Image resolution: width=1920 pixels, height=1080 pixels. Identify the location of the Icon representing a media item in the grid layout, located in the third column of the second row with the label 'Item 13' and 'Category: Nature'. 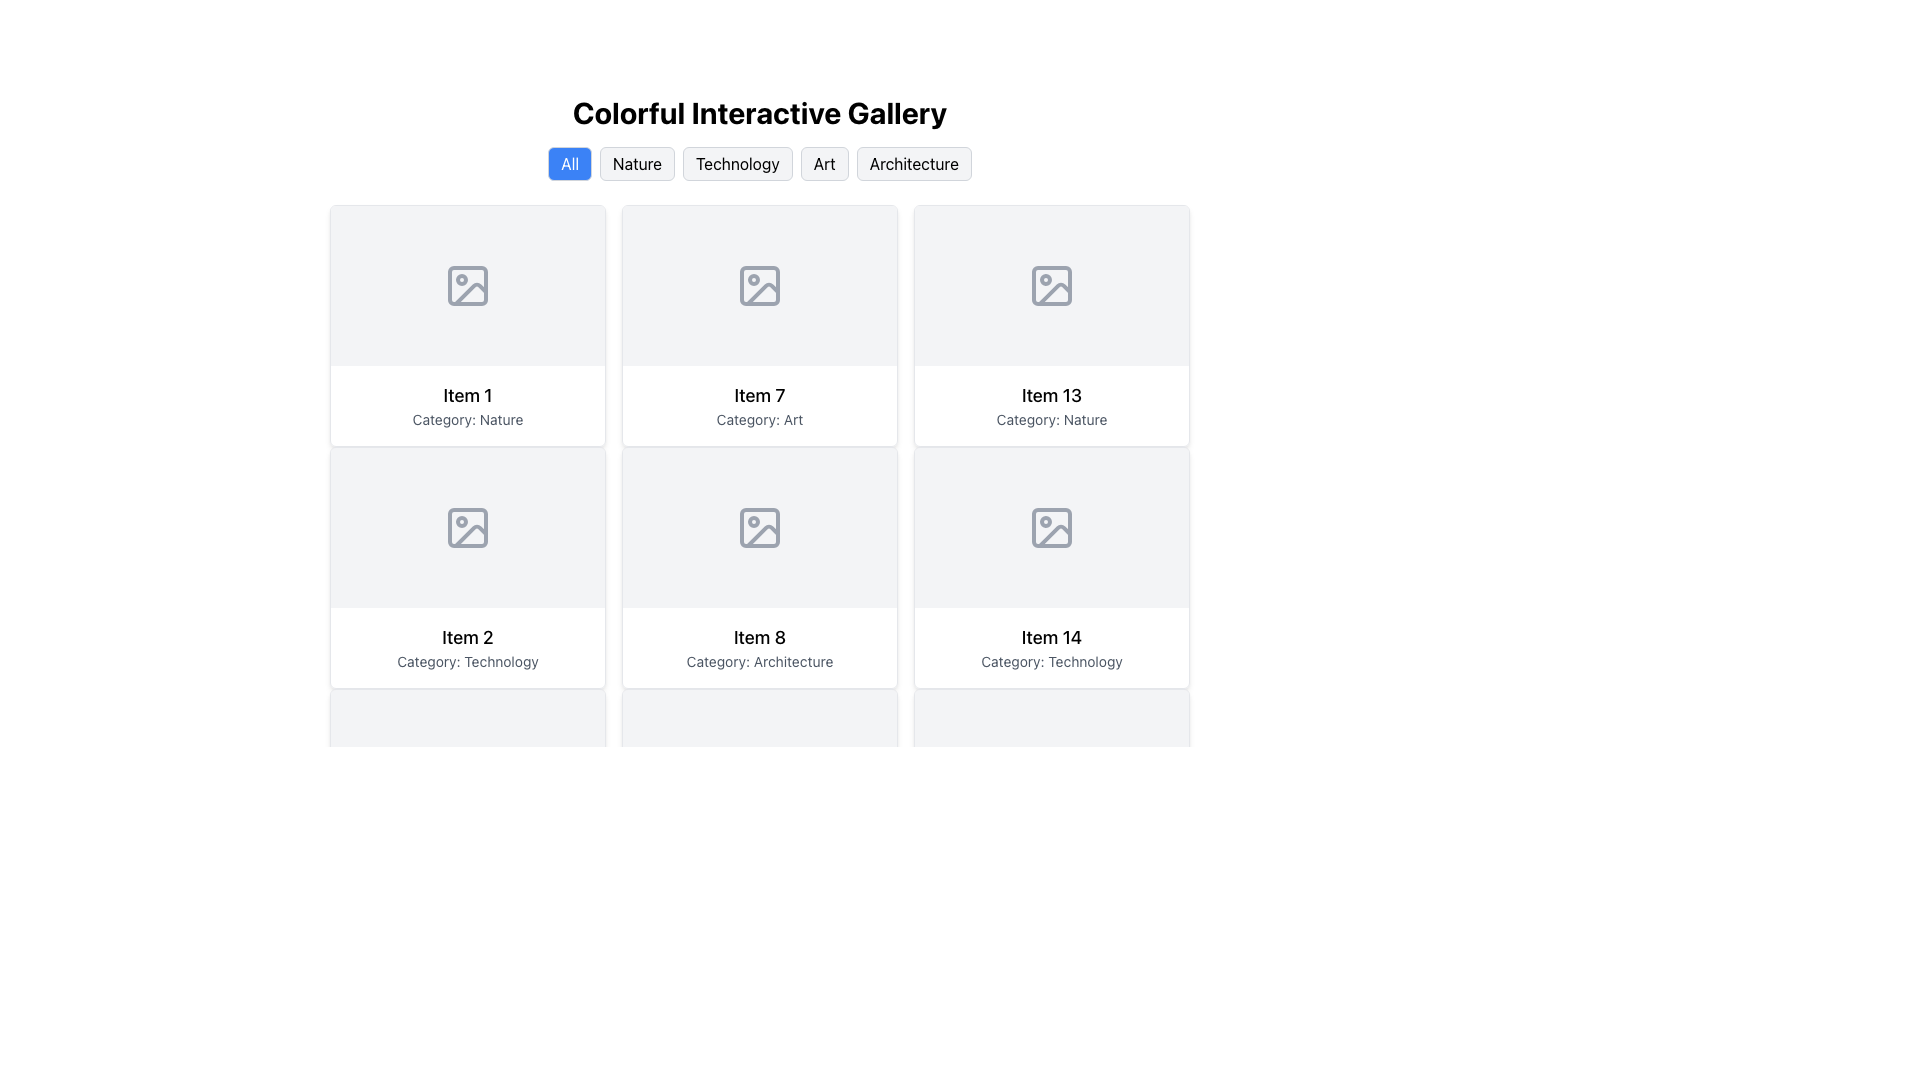
(1050, 285).